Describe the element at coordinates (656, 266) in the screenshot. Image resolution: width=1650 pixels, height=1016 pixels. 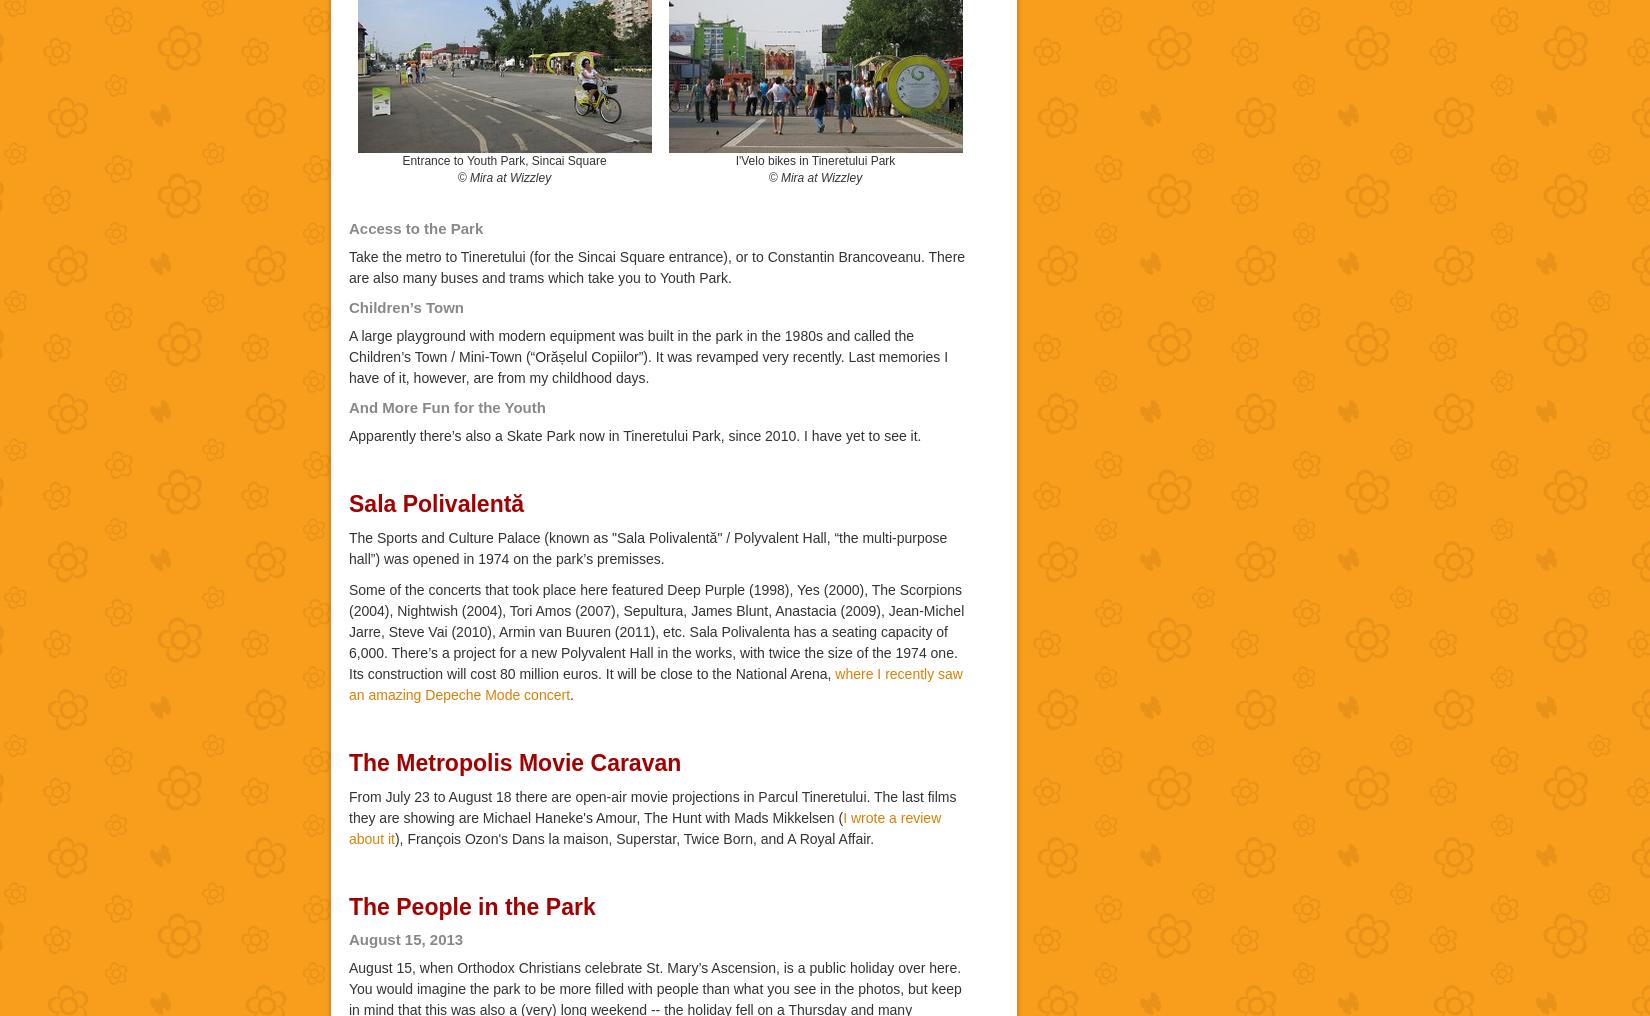
I see `'Take the metro to Tineretului (for the Sincai Square entrance), or to Constantin Brancoveanu. There are also many buses and trams which take you to Youth Park.'` at that location.